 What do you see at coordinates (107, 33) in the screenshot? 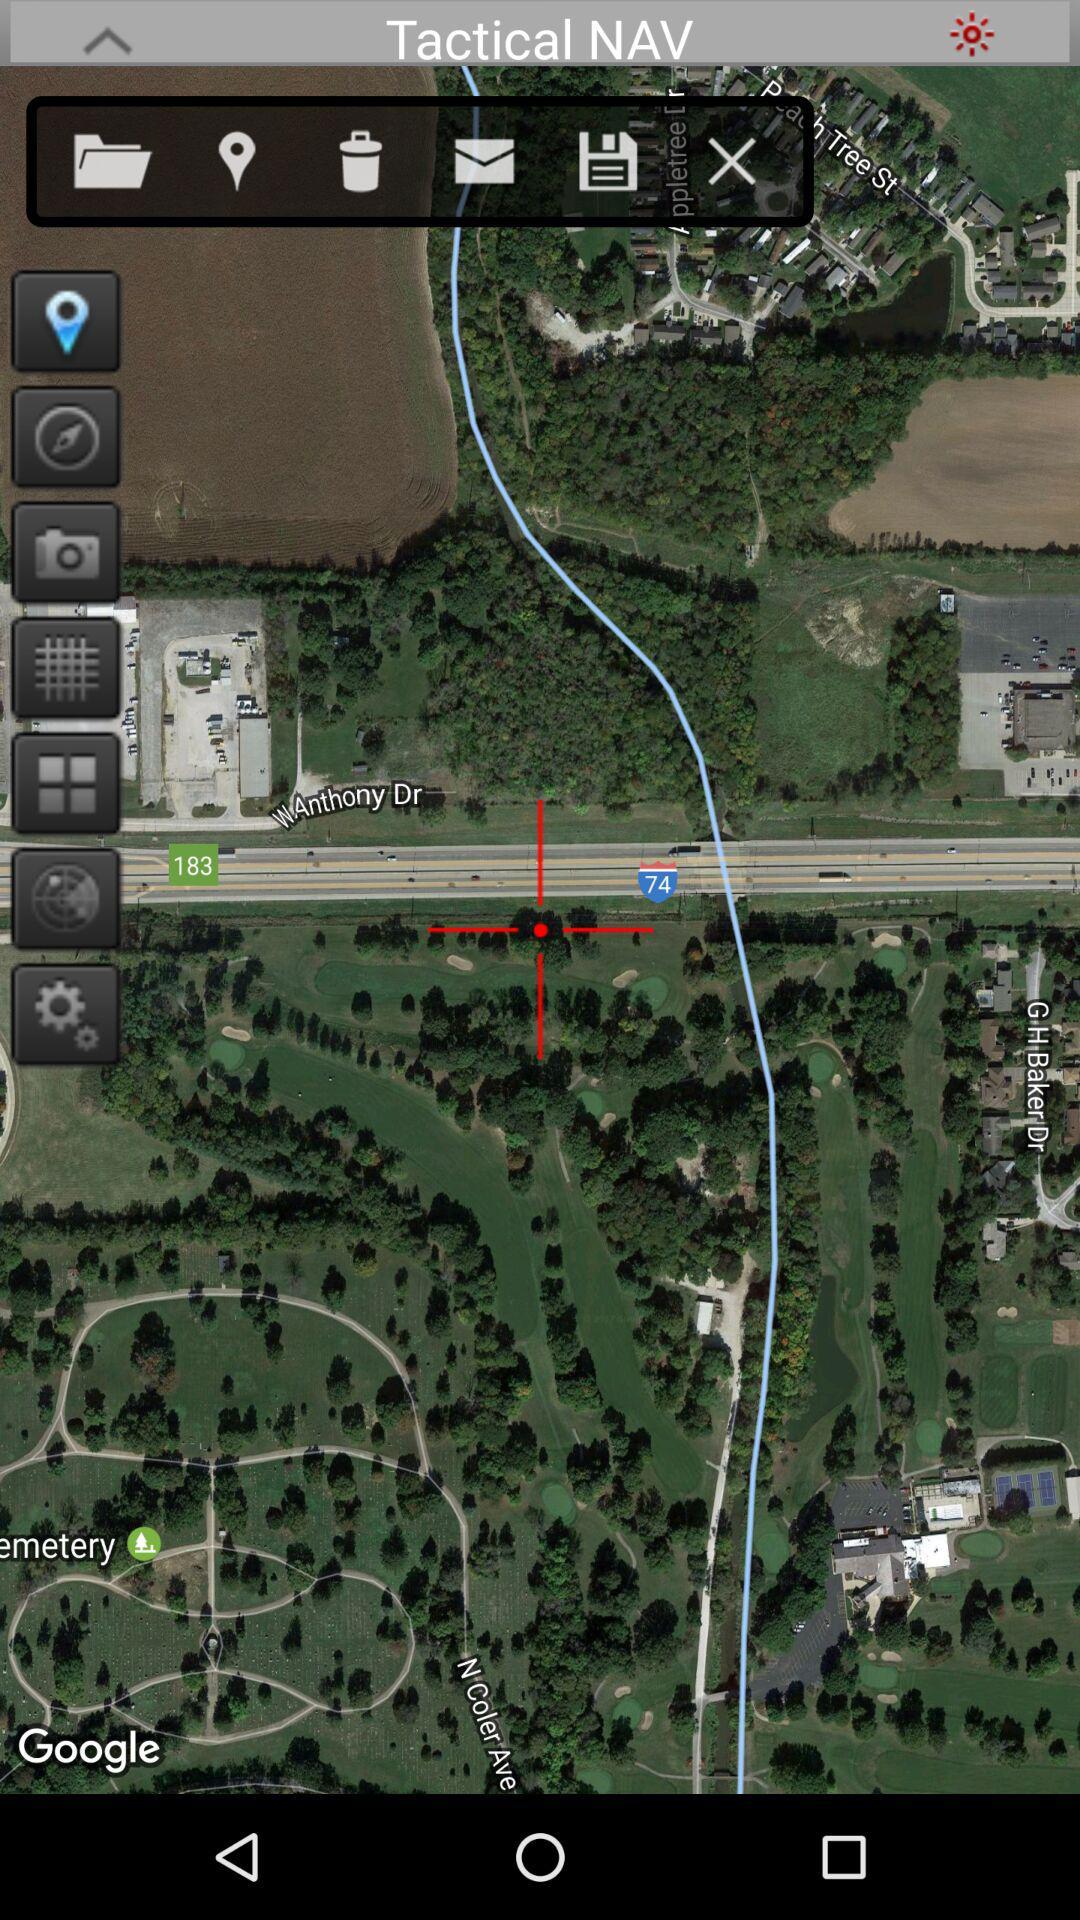
I see `hide setting bar` at bounding box center [107, 33].